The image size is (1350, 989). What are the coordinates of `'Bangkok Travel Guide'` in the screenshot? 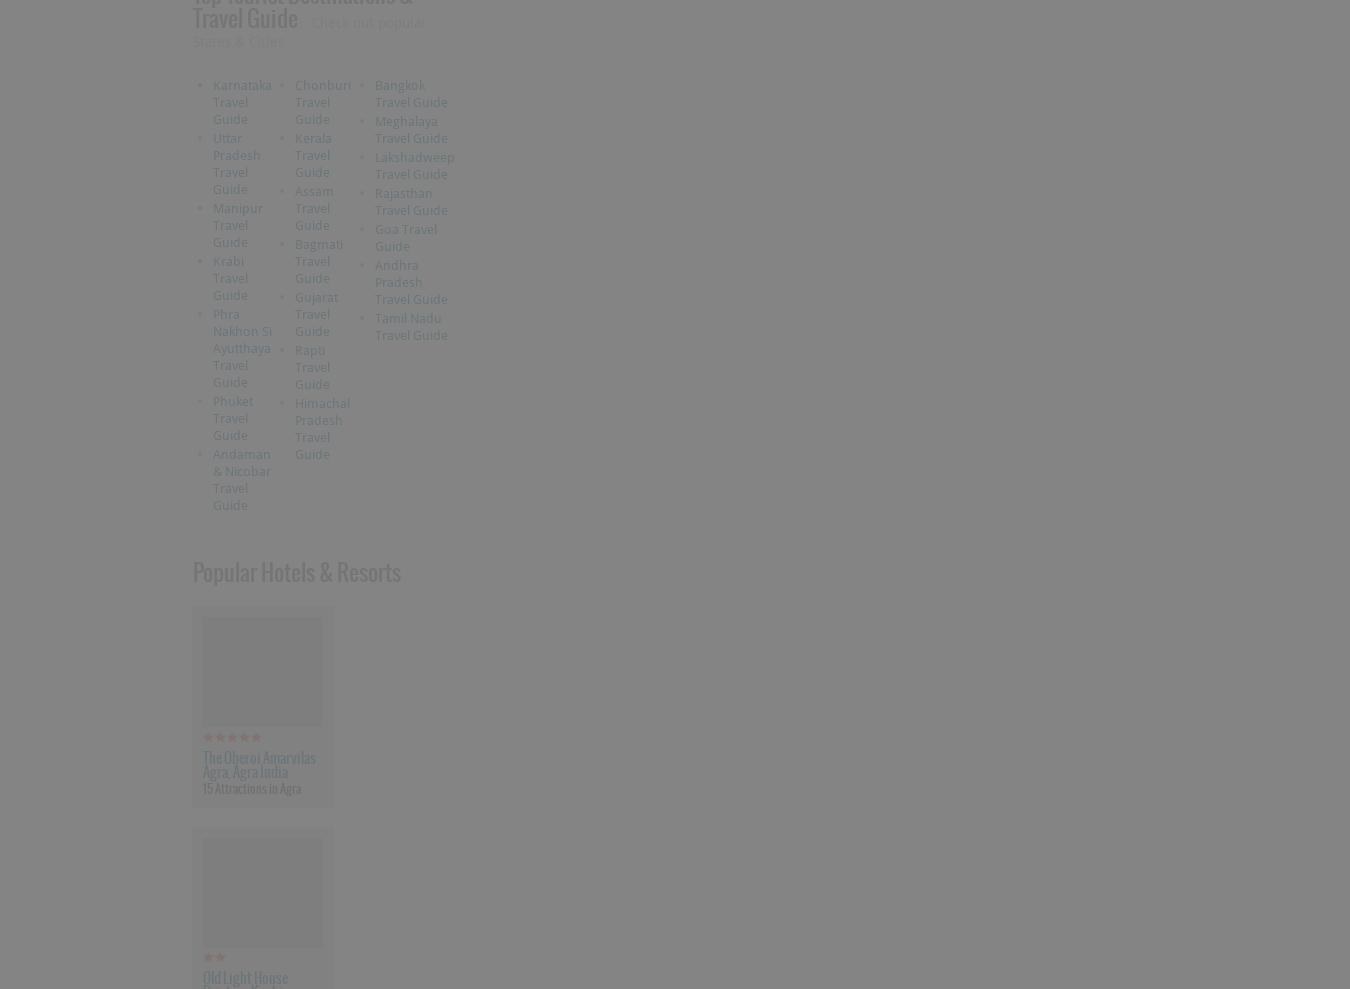 It's located at (375, 92).